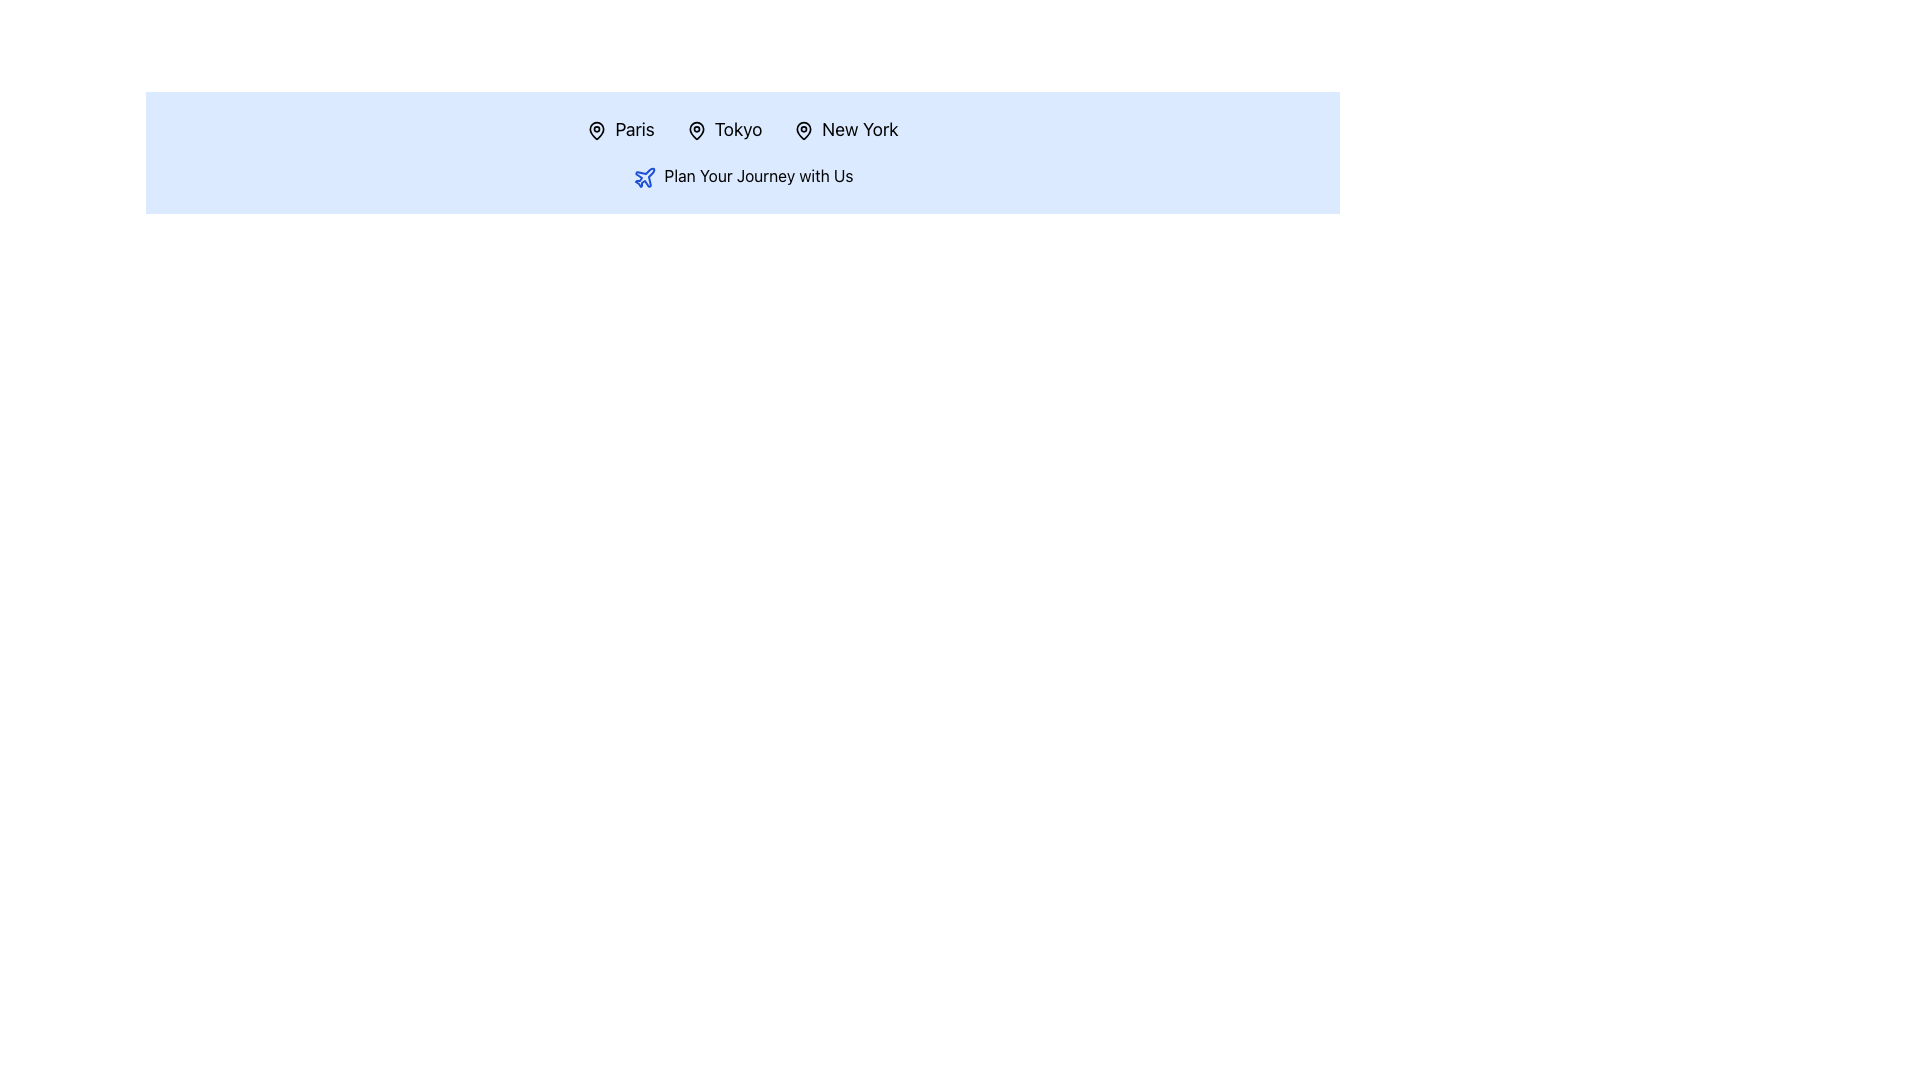 The height and width of the screenshot is (1080, 1920). What do you see at coordinates (696, 131) in the screenshot?
I see `the map pin icon which is teardrop-shaped with a circular cutout, located near the top center of the interface, slightly to the right of the text 'Tokyo'` at bounding box center [696, 131].